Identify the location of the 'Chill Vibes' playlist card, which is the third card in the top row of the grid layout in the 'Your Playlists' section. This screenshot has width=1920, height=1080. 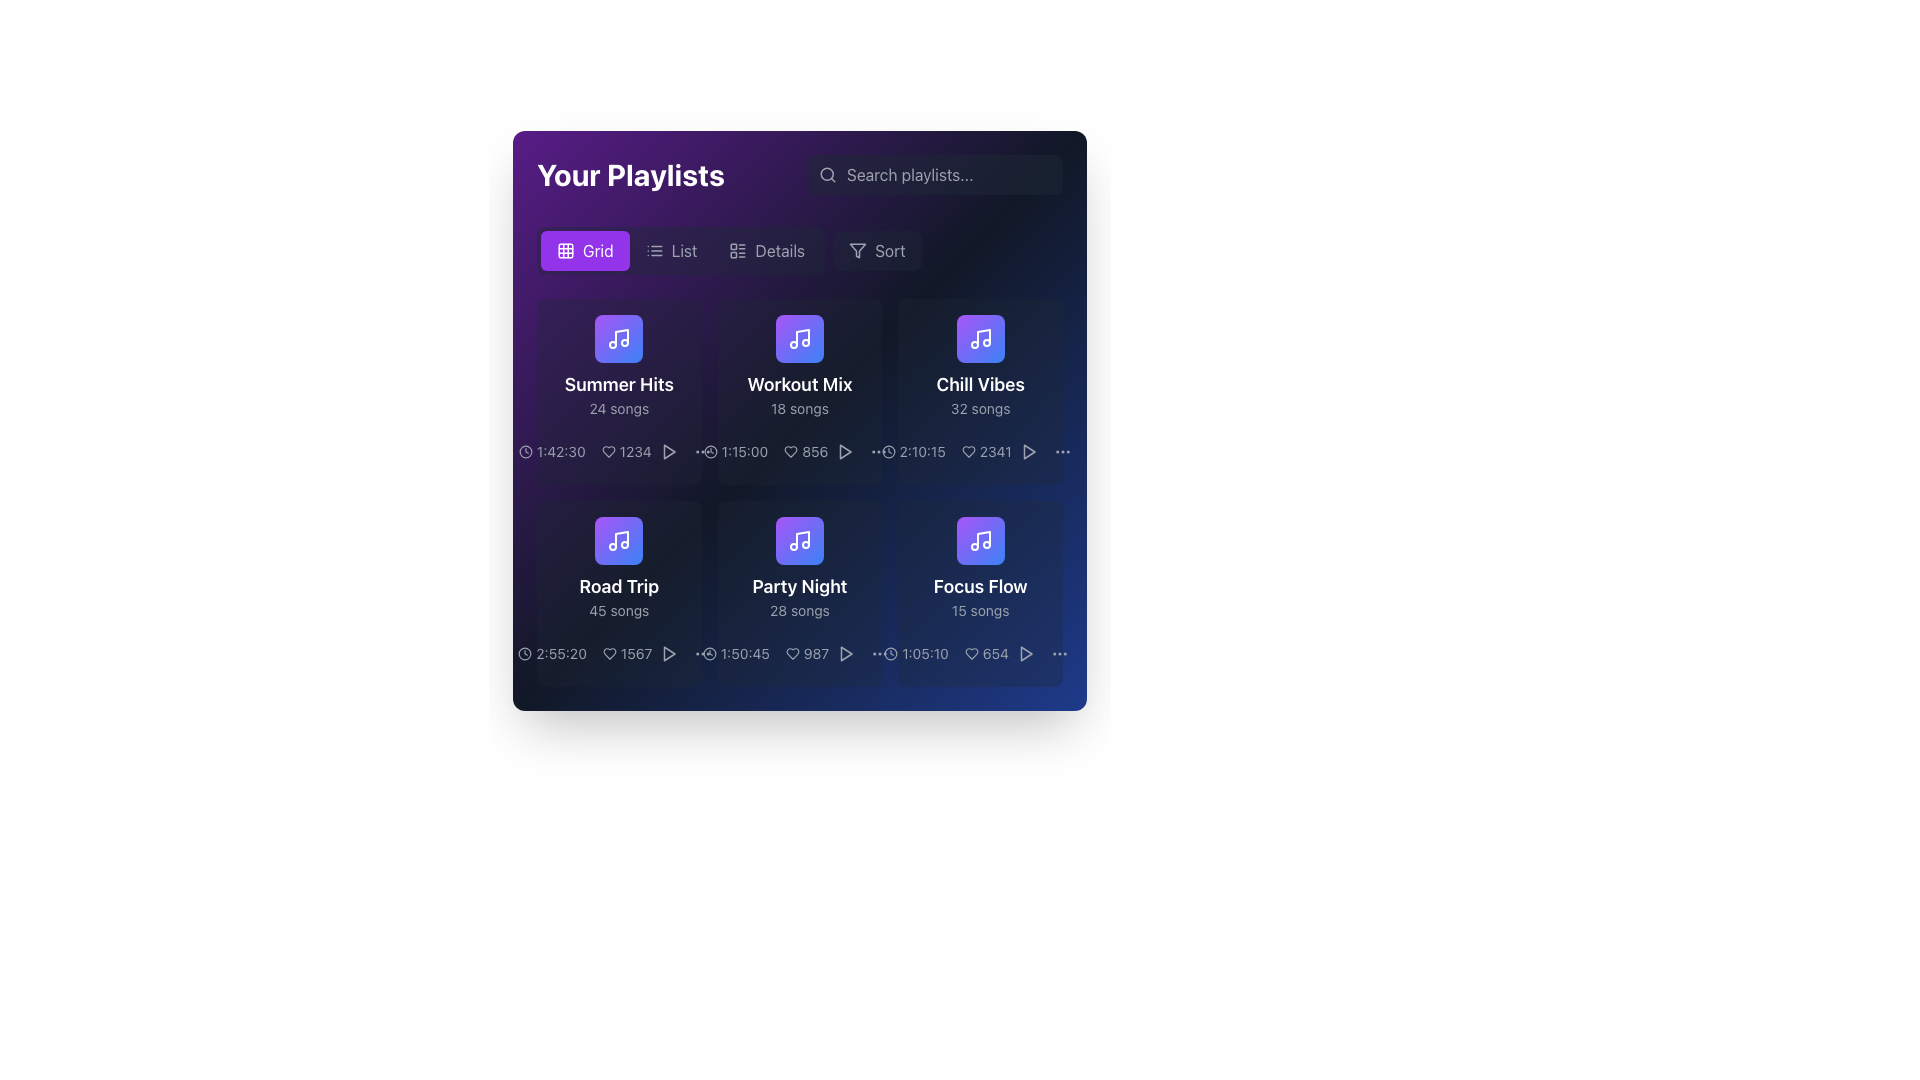
(980, 366).